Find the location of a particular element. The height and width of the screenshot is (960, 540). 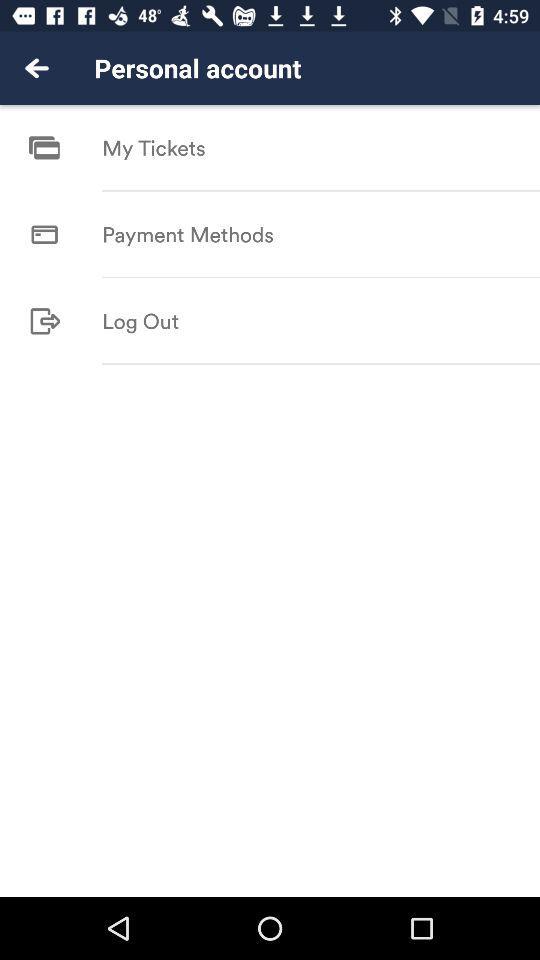

the item to the left of the personal account item is located at coordinates (36, 68).